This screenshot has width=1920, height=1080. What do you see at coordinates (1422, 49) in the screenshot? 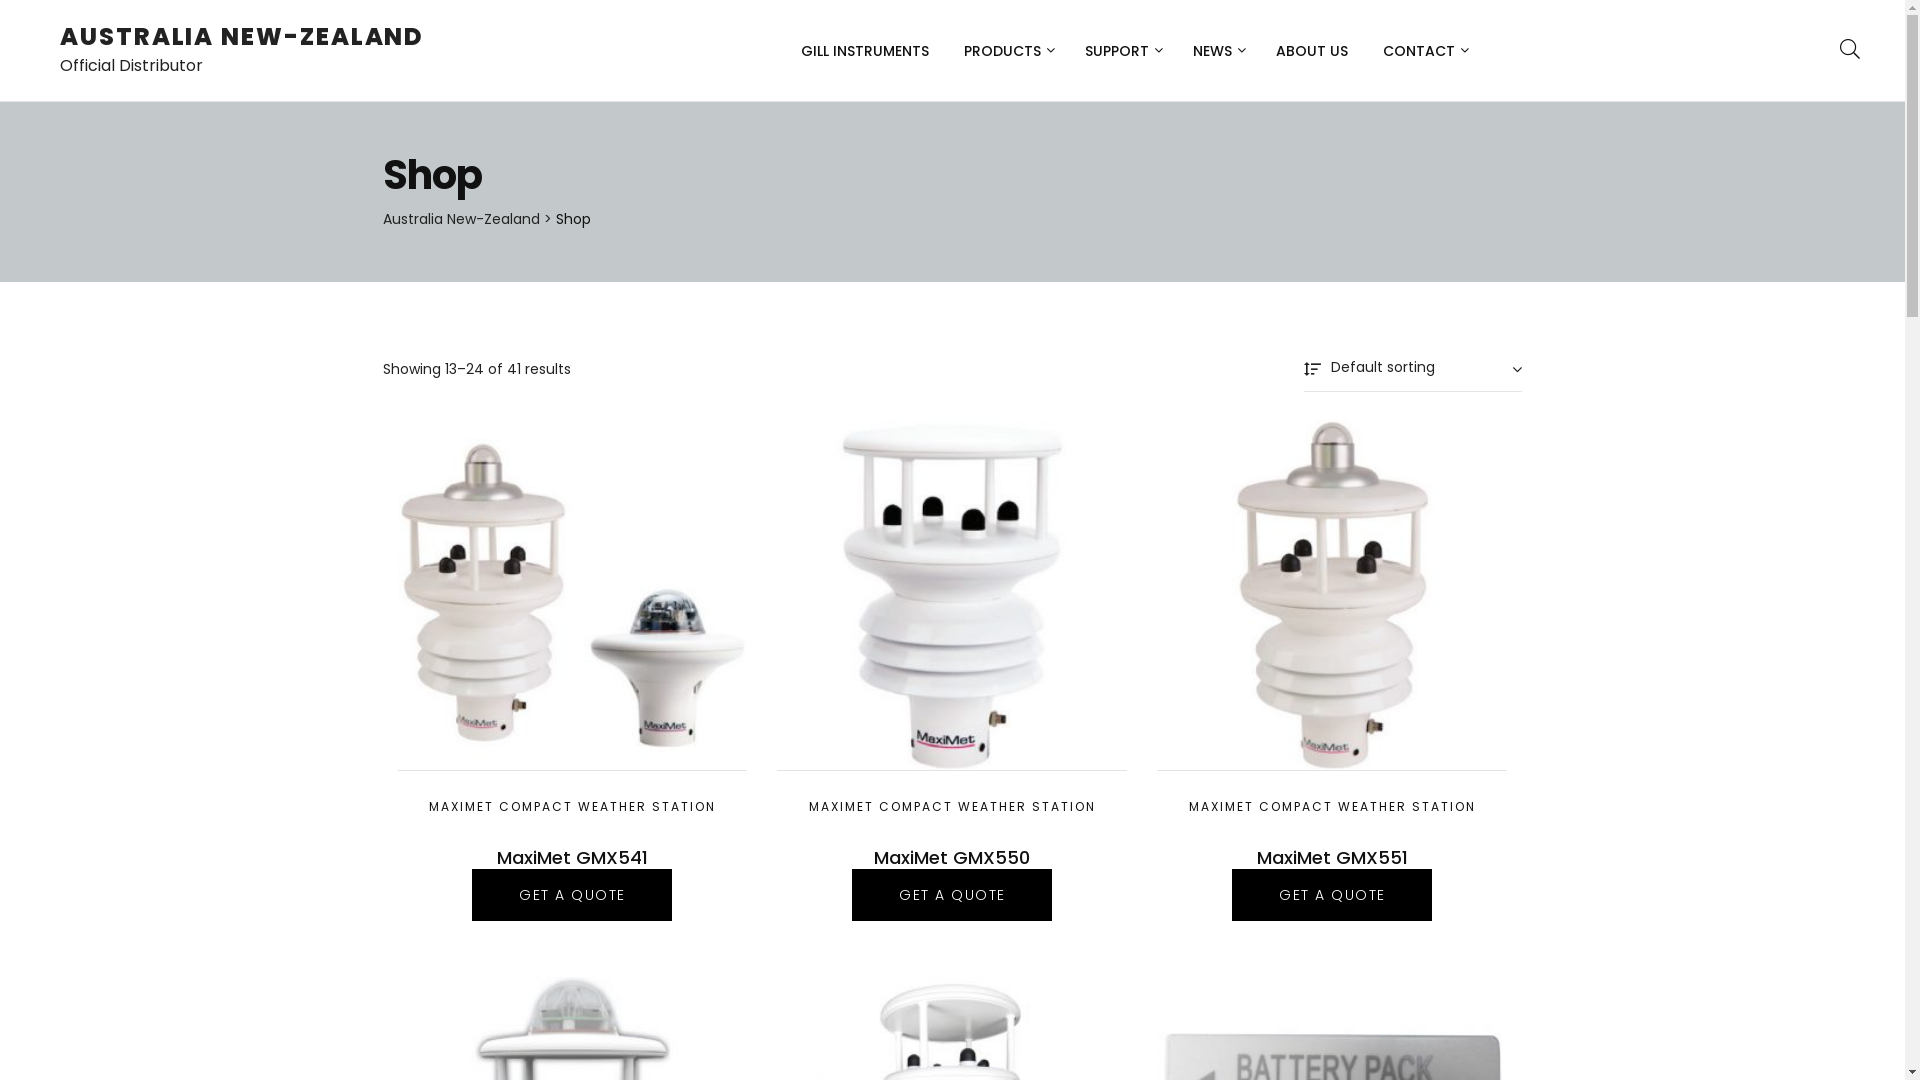
I see `'CONTACT'` at bounding box center [1422, 49].